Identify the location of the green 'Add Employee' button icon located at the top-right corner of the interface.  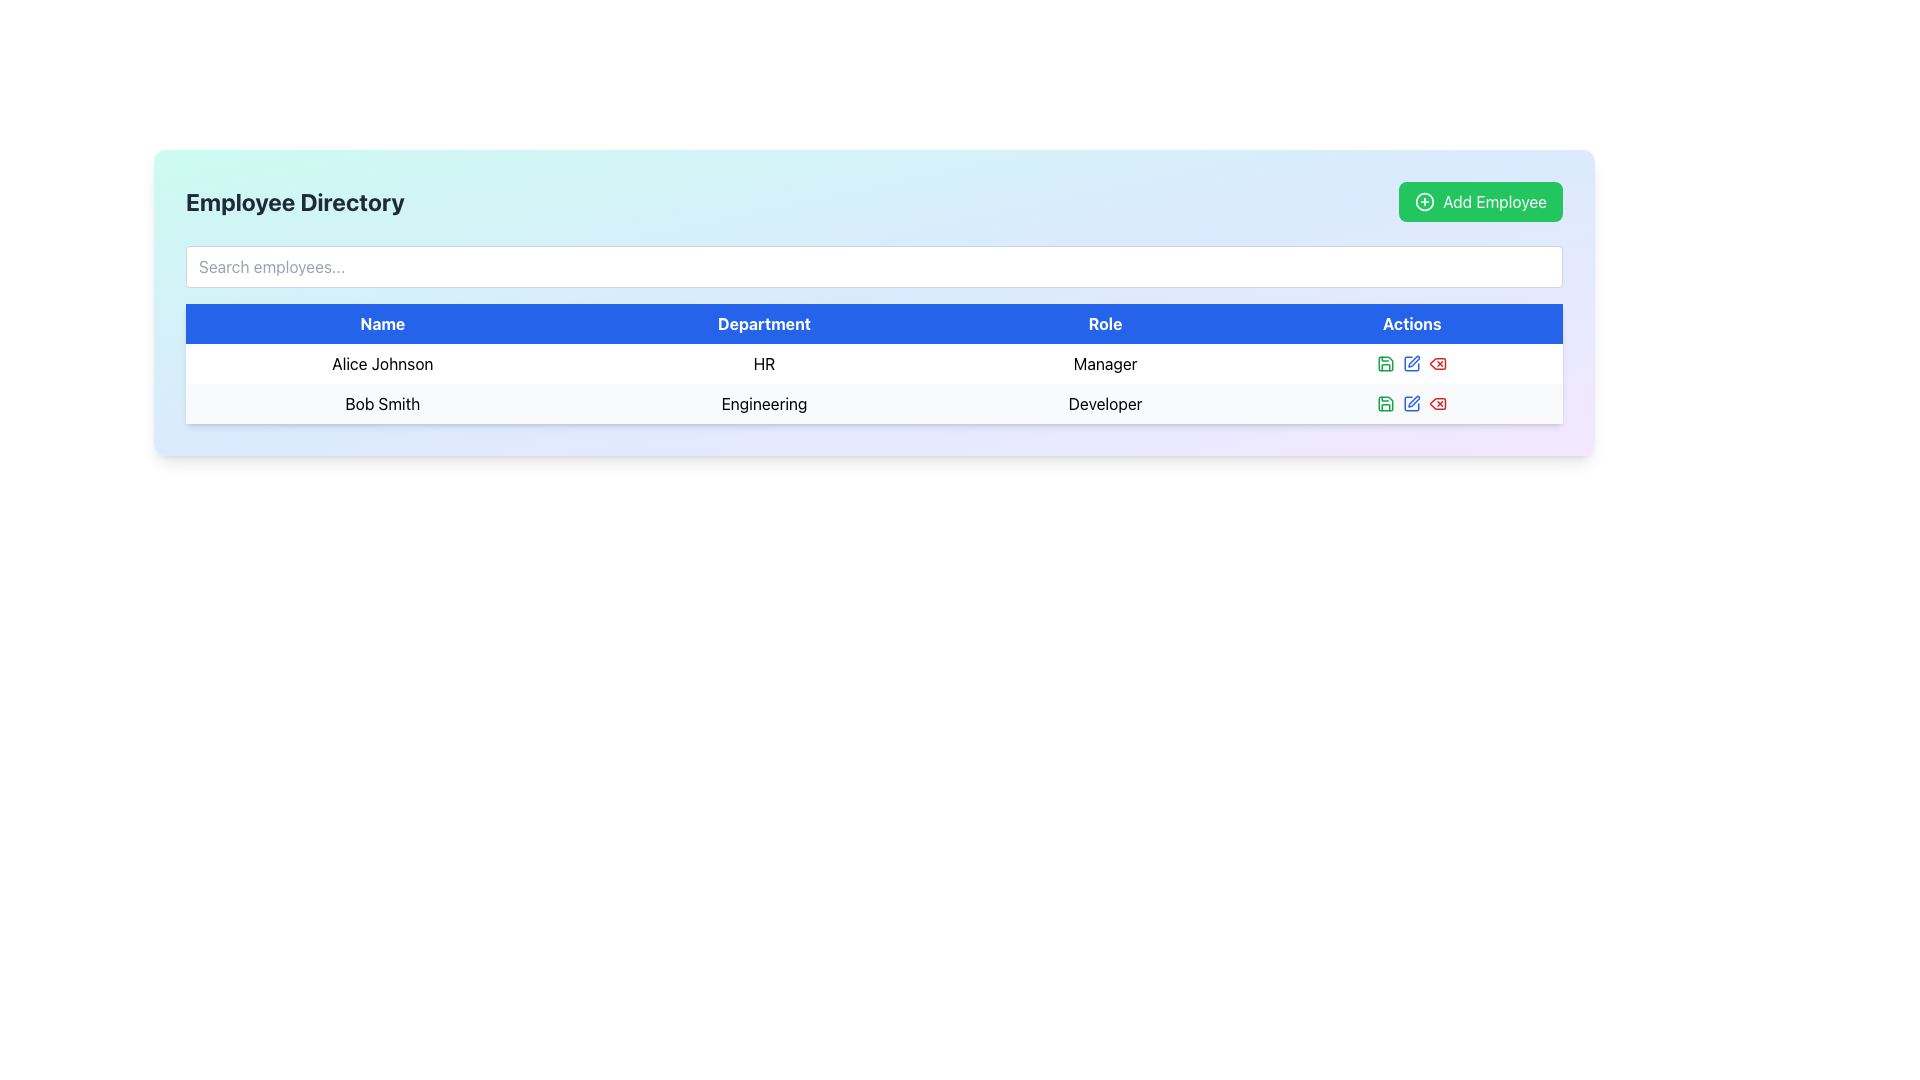
(1424, 201).